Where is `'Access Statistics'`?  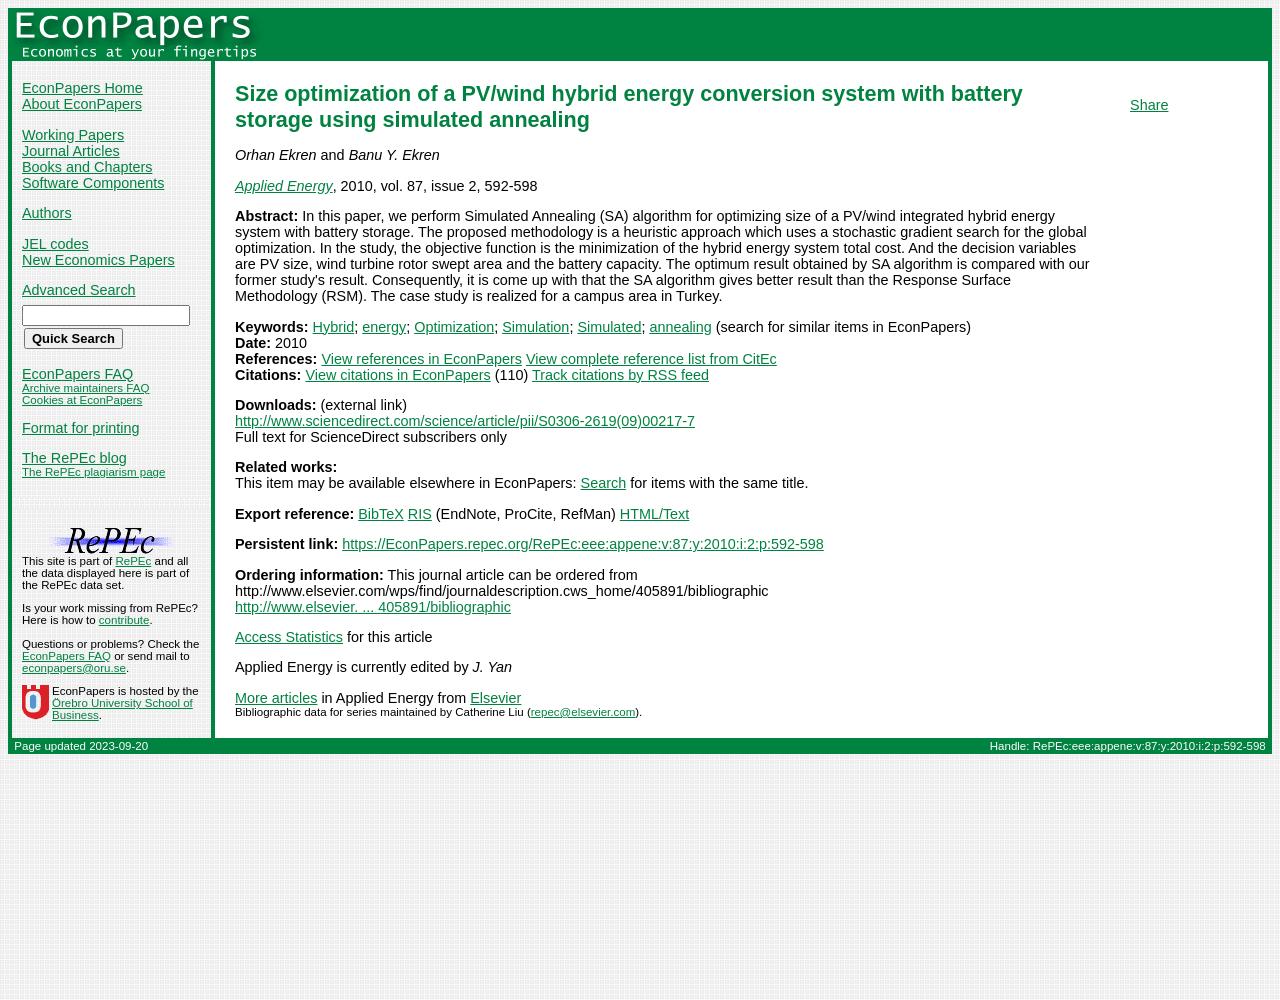 'Access Statistics' is located at coordinates (287, 636).